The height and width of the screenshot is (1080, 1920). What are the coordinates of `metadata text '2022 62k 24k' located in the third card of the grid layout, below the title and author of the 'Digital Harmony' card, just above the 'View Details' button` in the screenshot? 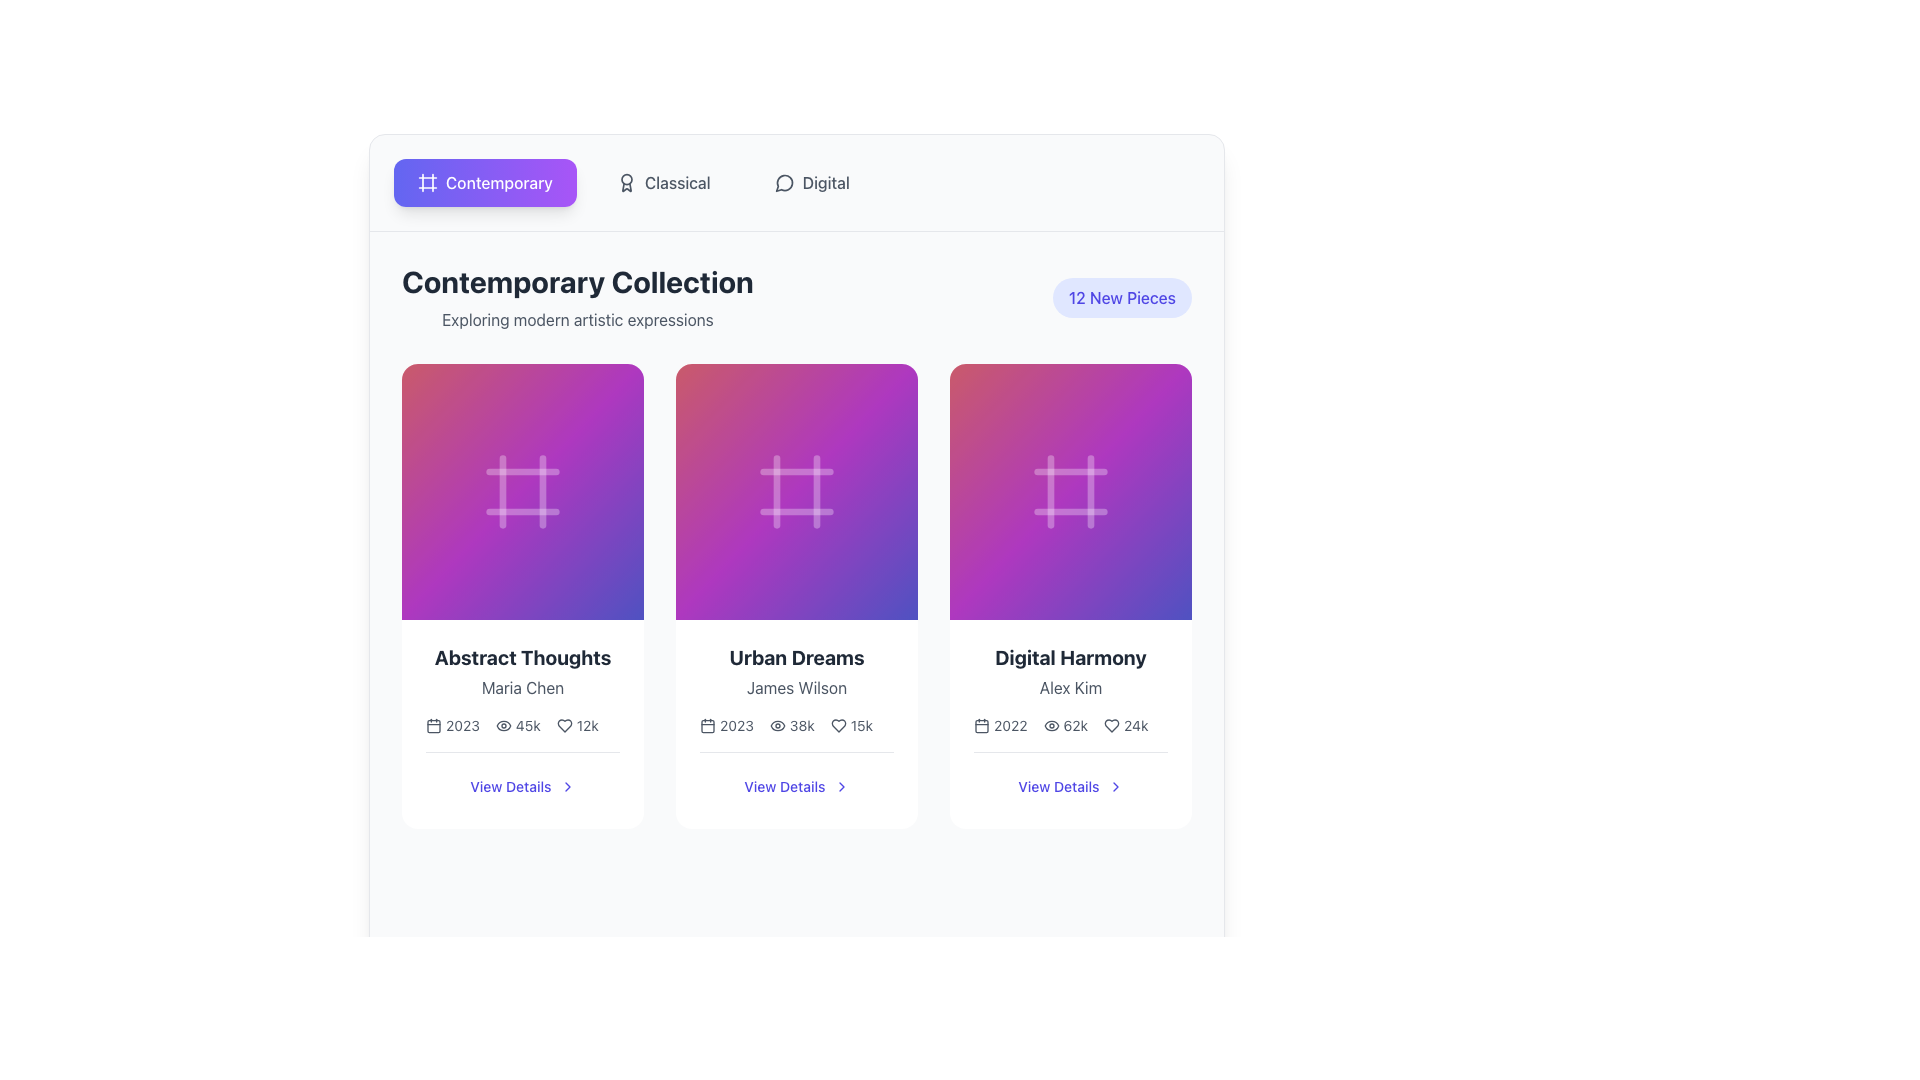 It's located at (1069, 725).